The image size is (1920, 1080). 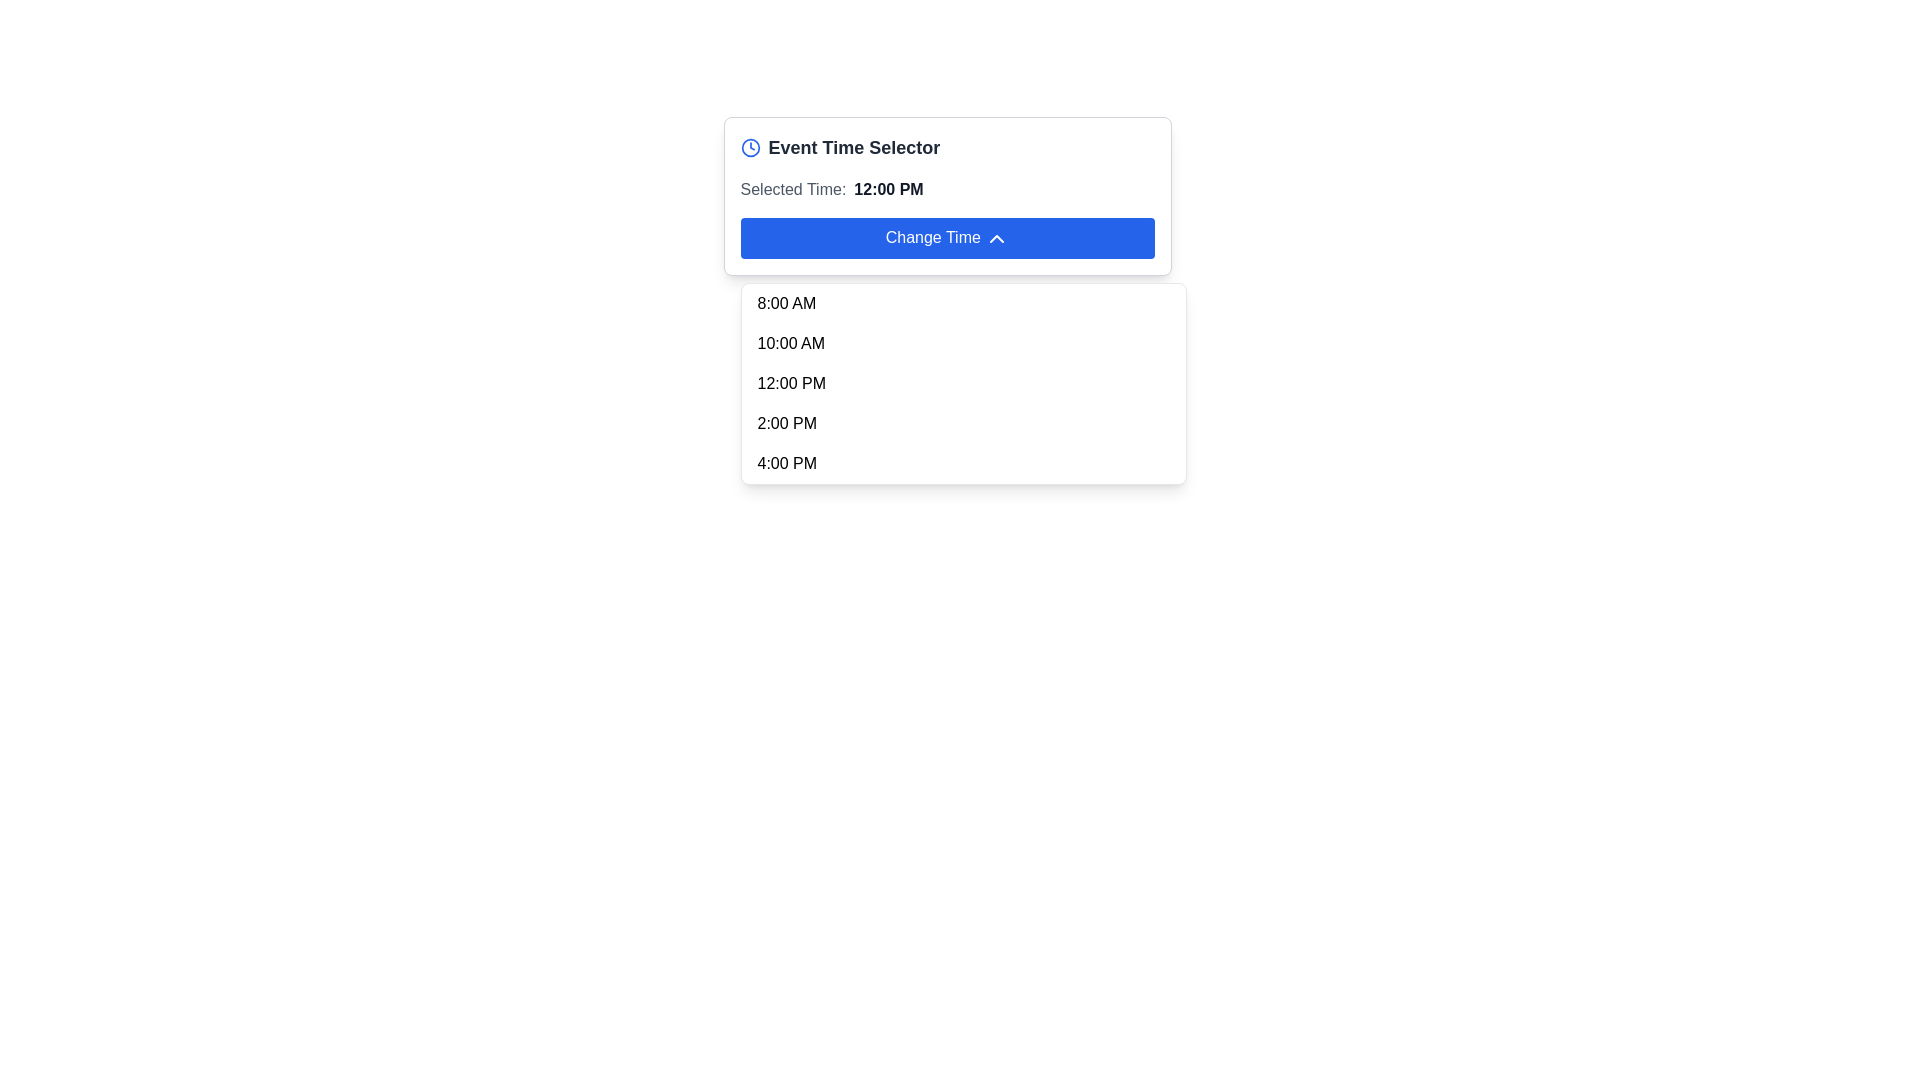 What do you see at coordinates (963, 383) in the screenshot?
I see `to select the dropdown menu item displaying '12:00 PM', which is the third item in a list of five time entries` at bounding box center [963, 383].